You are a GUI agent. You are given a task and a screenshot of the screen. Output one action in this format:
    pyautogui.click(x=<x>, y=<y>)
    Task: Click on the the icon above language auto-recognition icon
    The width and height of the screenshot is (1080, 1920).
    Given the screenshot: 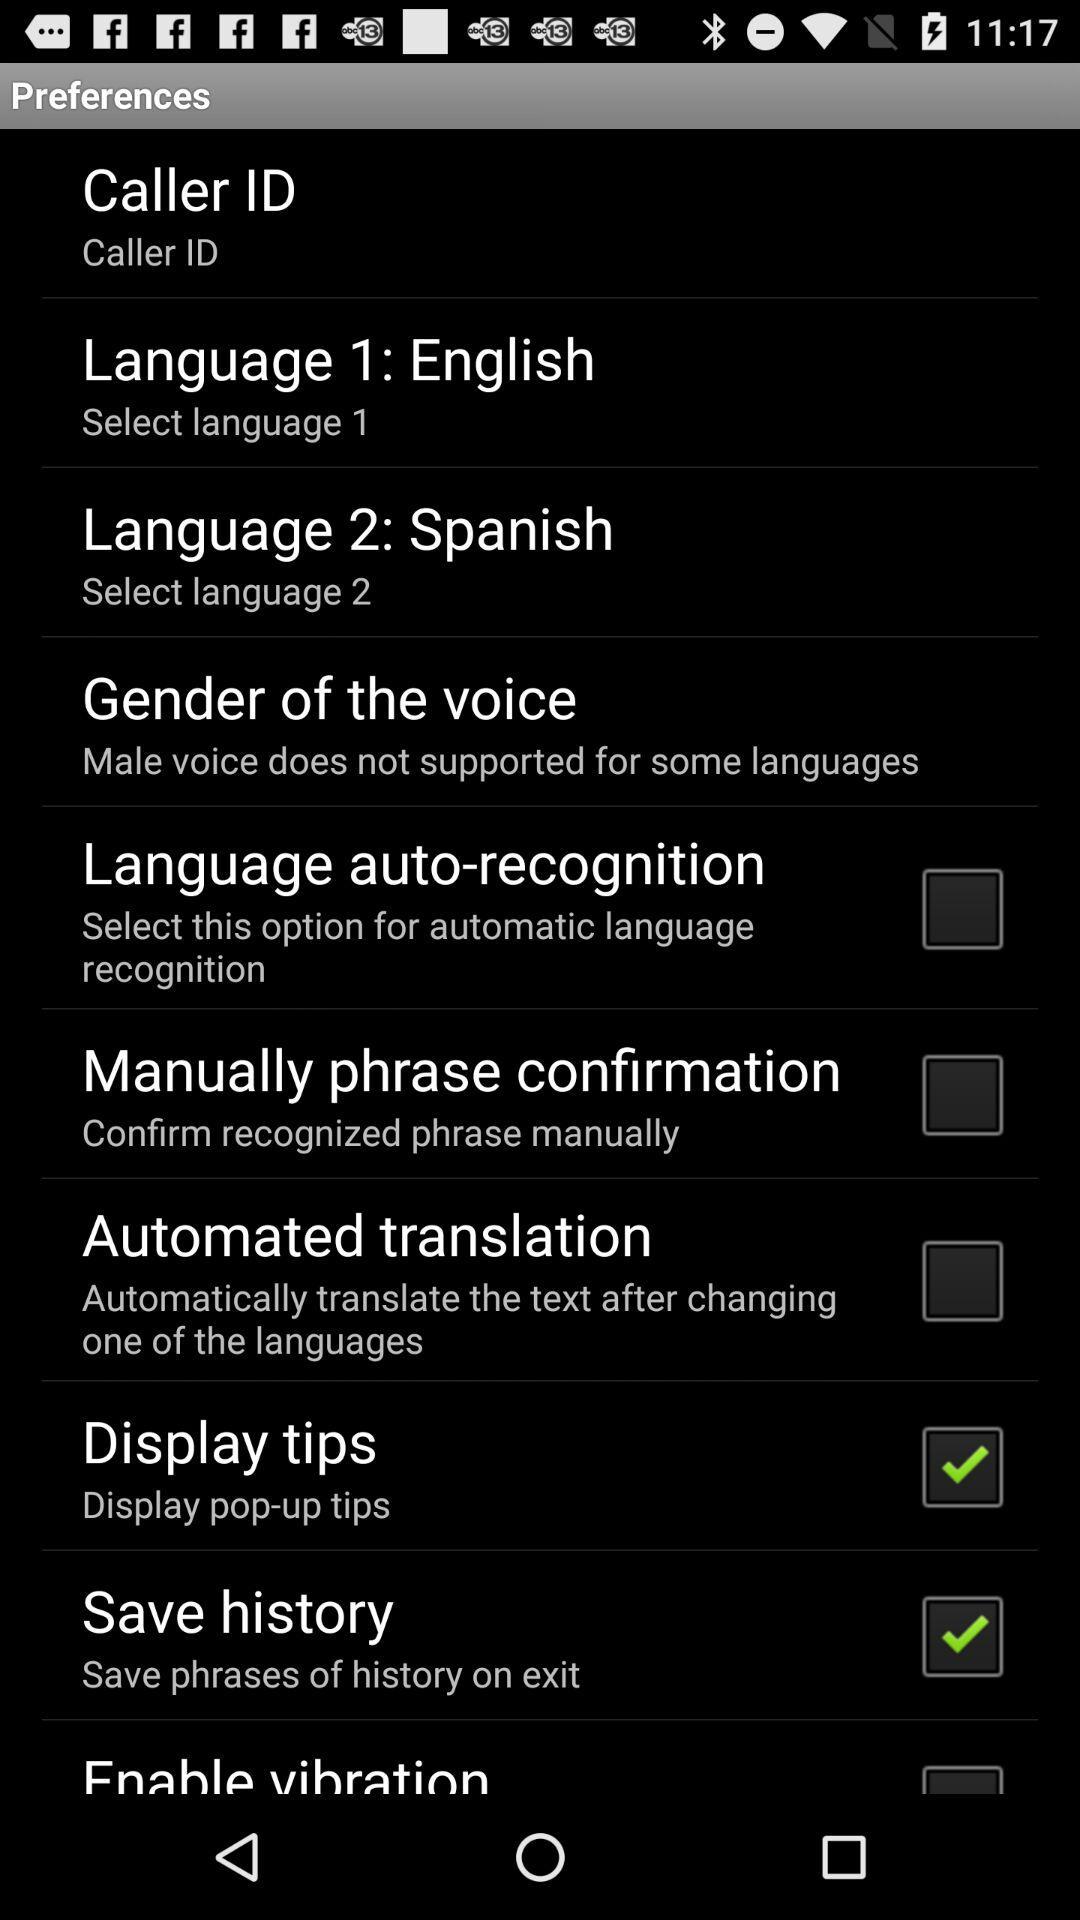 What is the action you would take?
    pyautogui.click(x=499, y=758)
    